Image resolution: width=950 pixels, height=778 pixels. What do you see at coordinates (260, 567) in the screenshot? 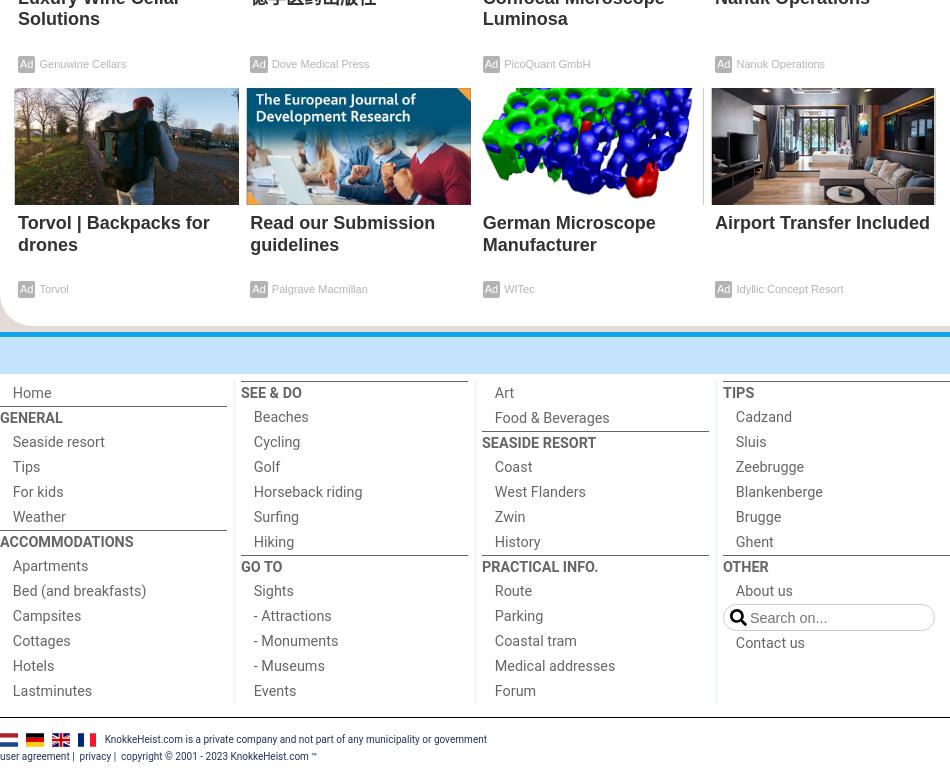
I see `'Go to'` at bounding box center [260, 567].